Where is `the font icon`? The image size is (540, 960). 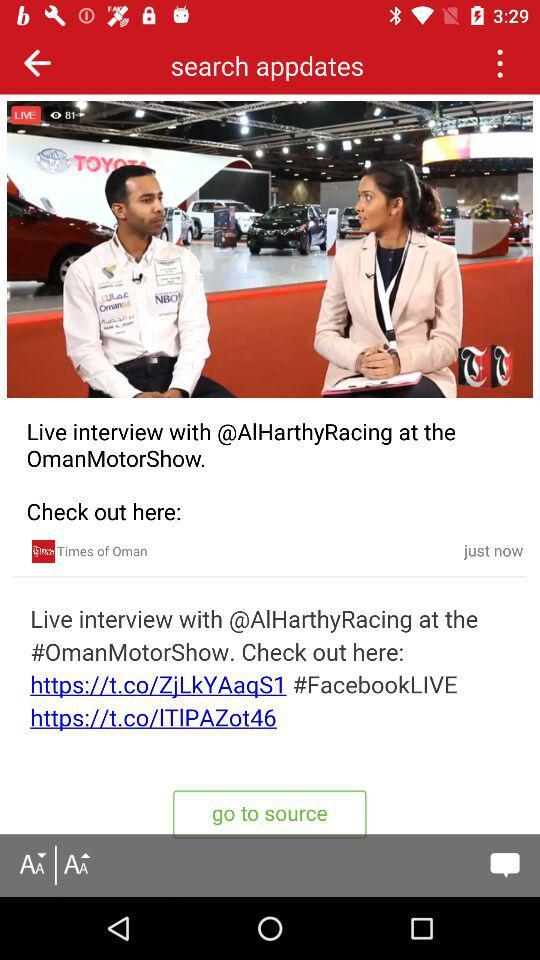
the font icon is located at coordinates (75, 864).